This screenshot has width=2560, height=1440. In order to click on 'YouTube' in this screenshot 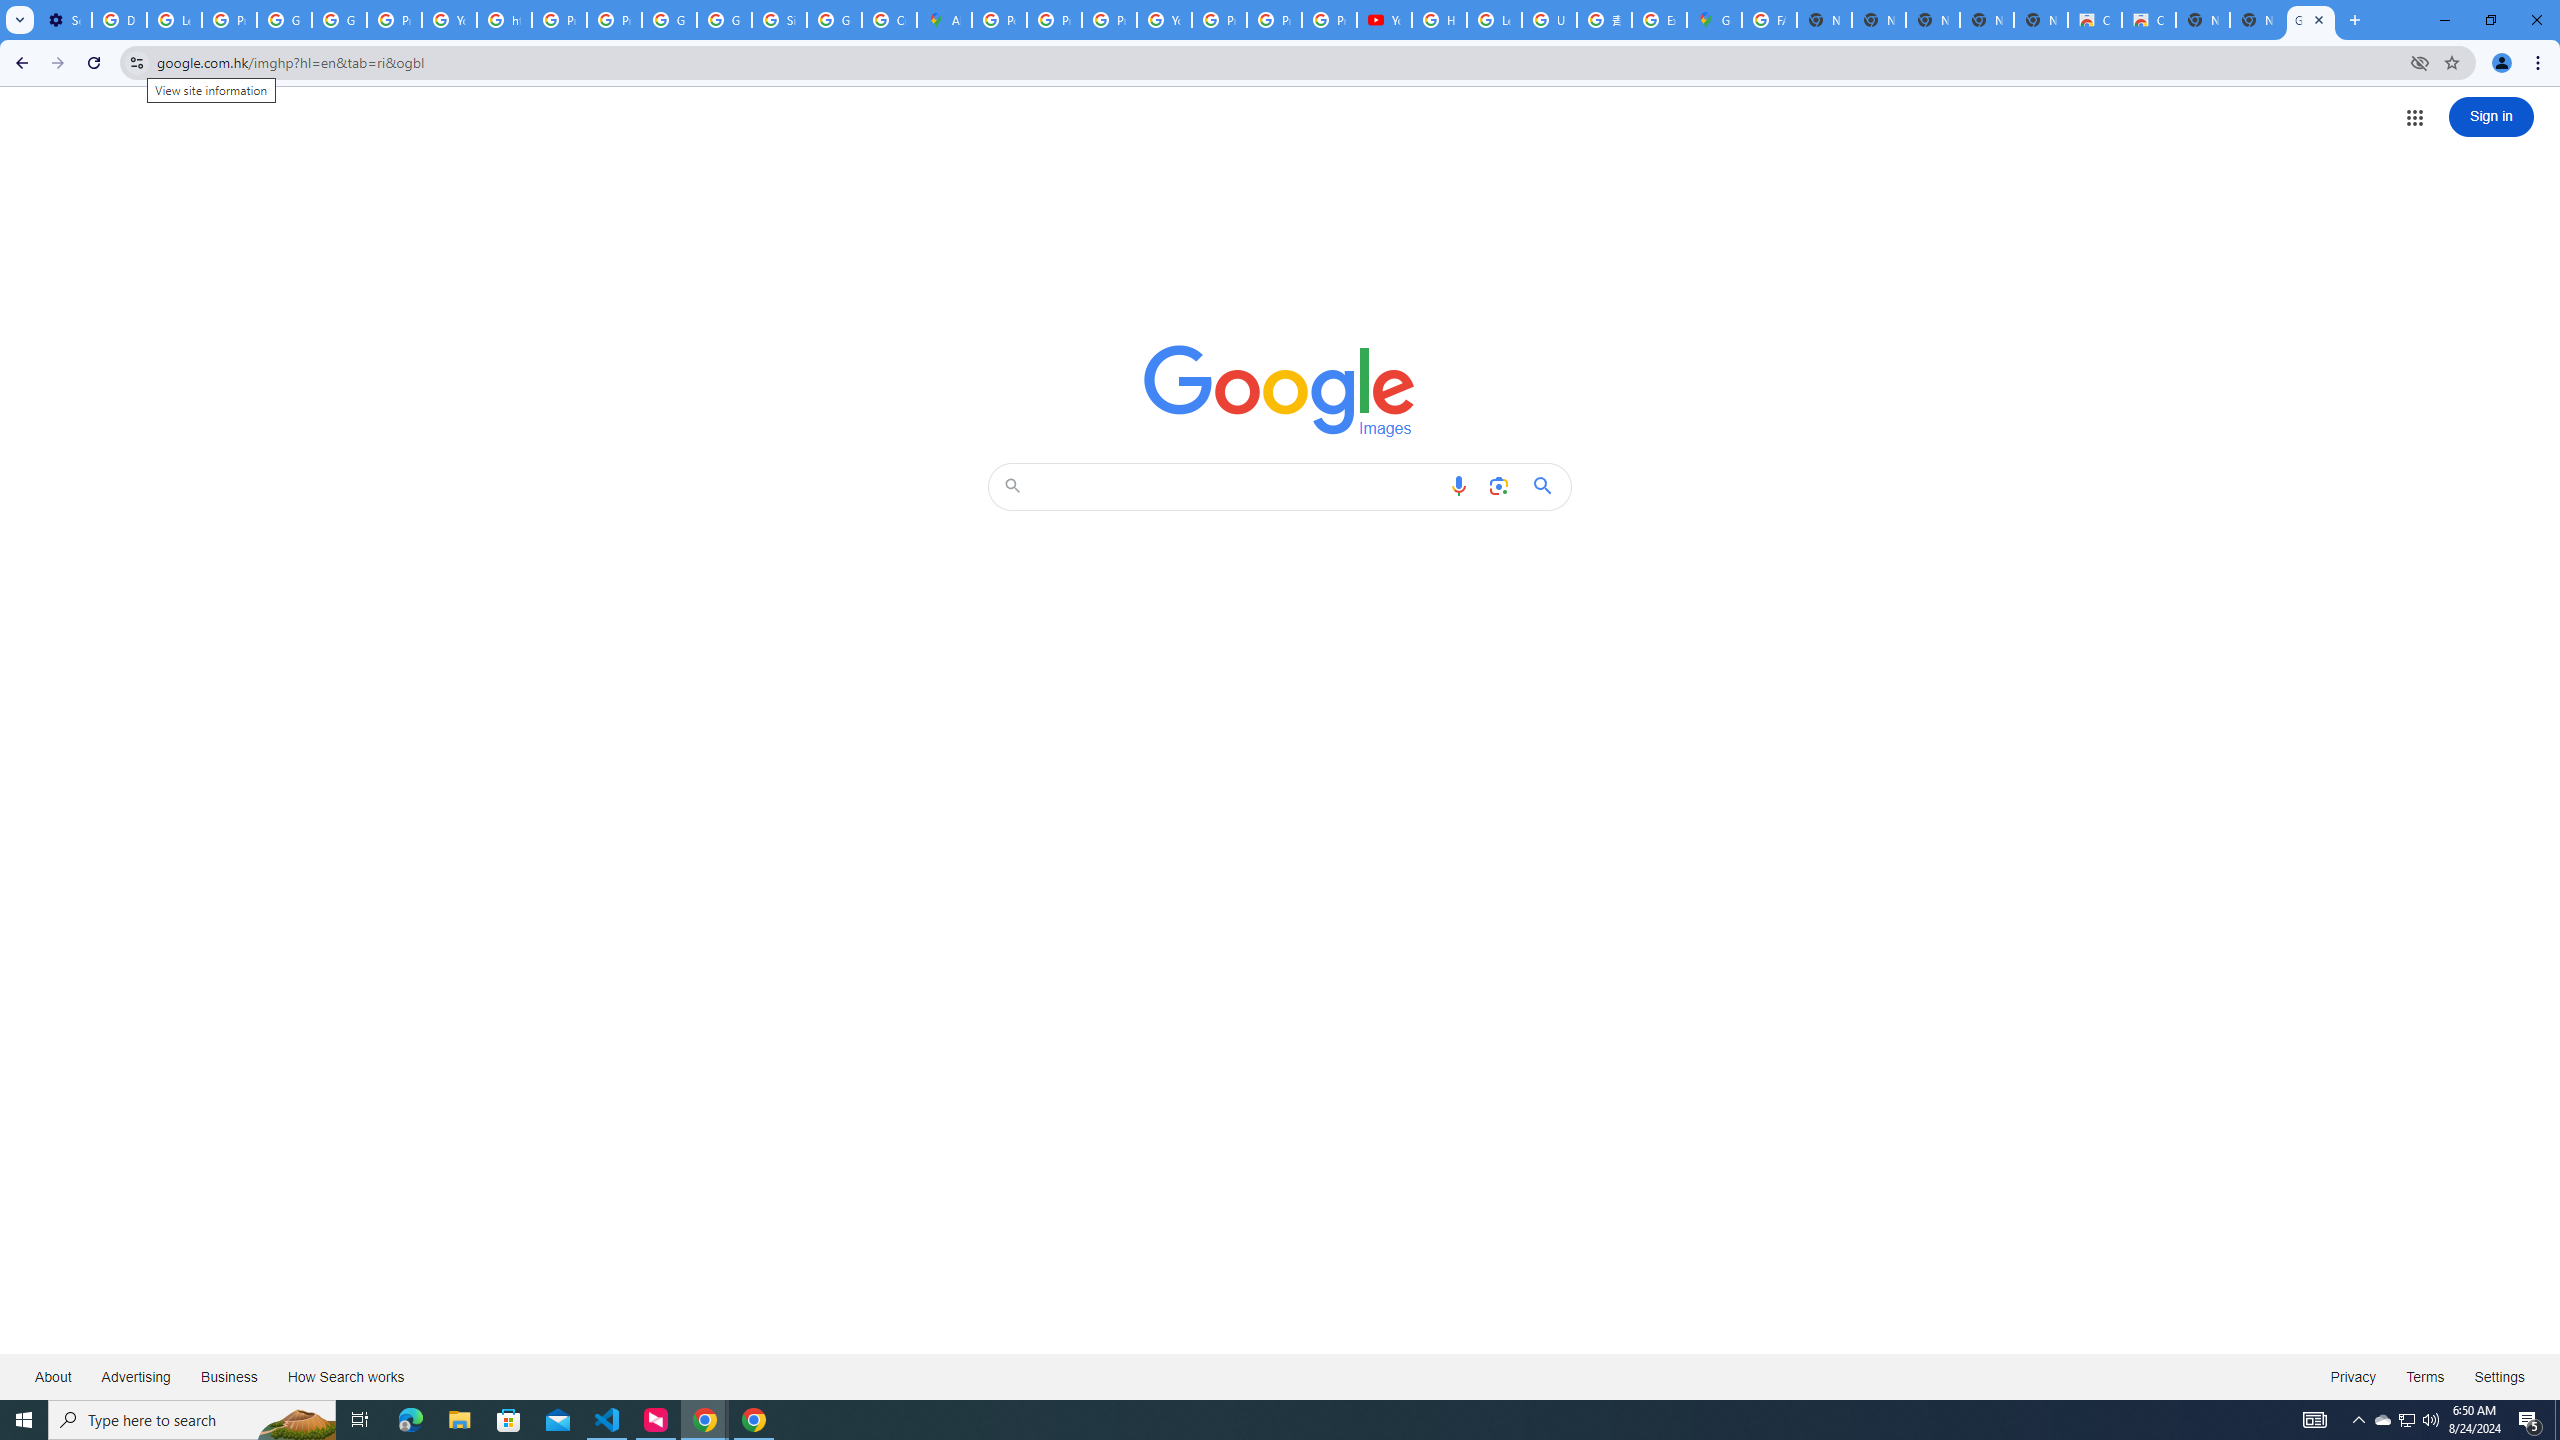, I will do `click(1163, 19)`.